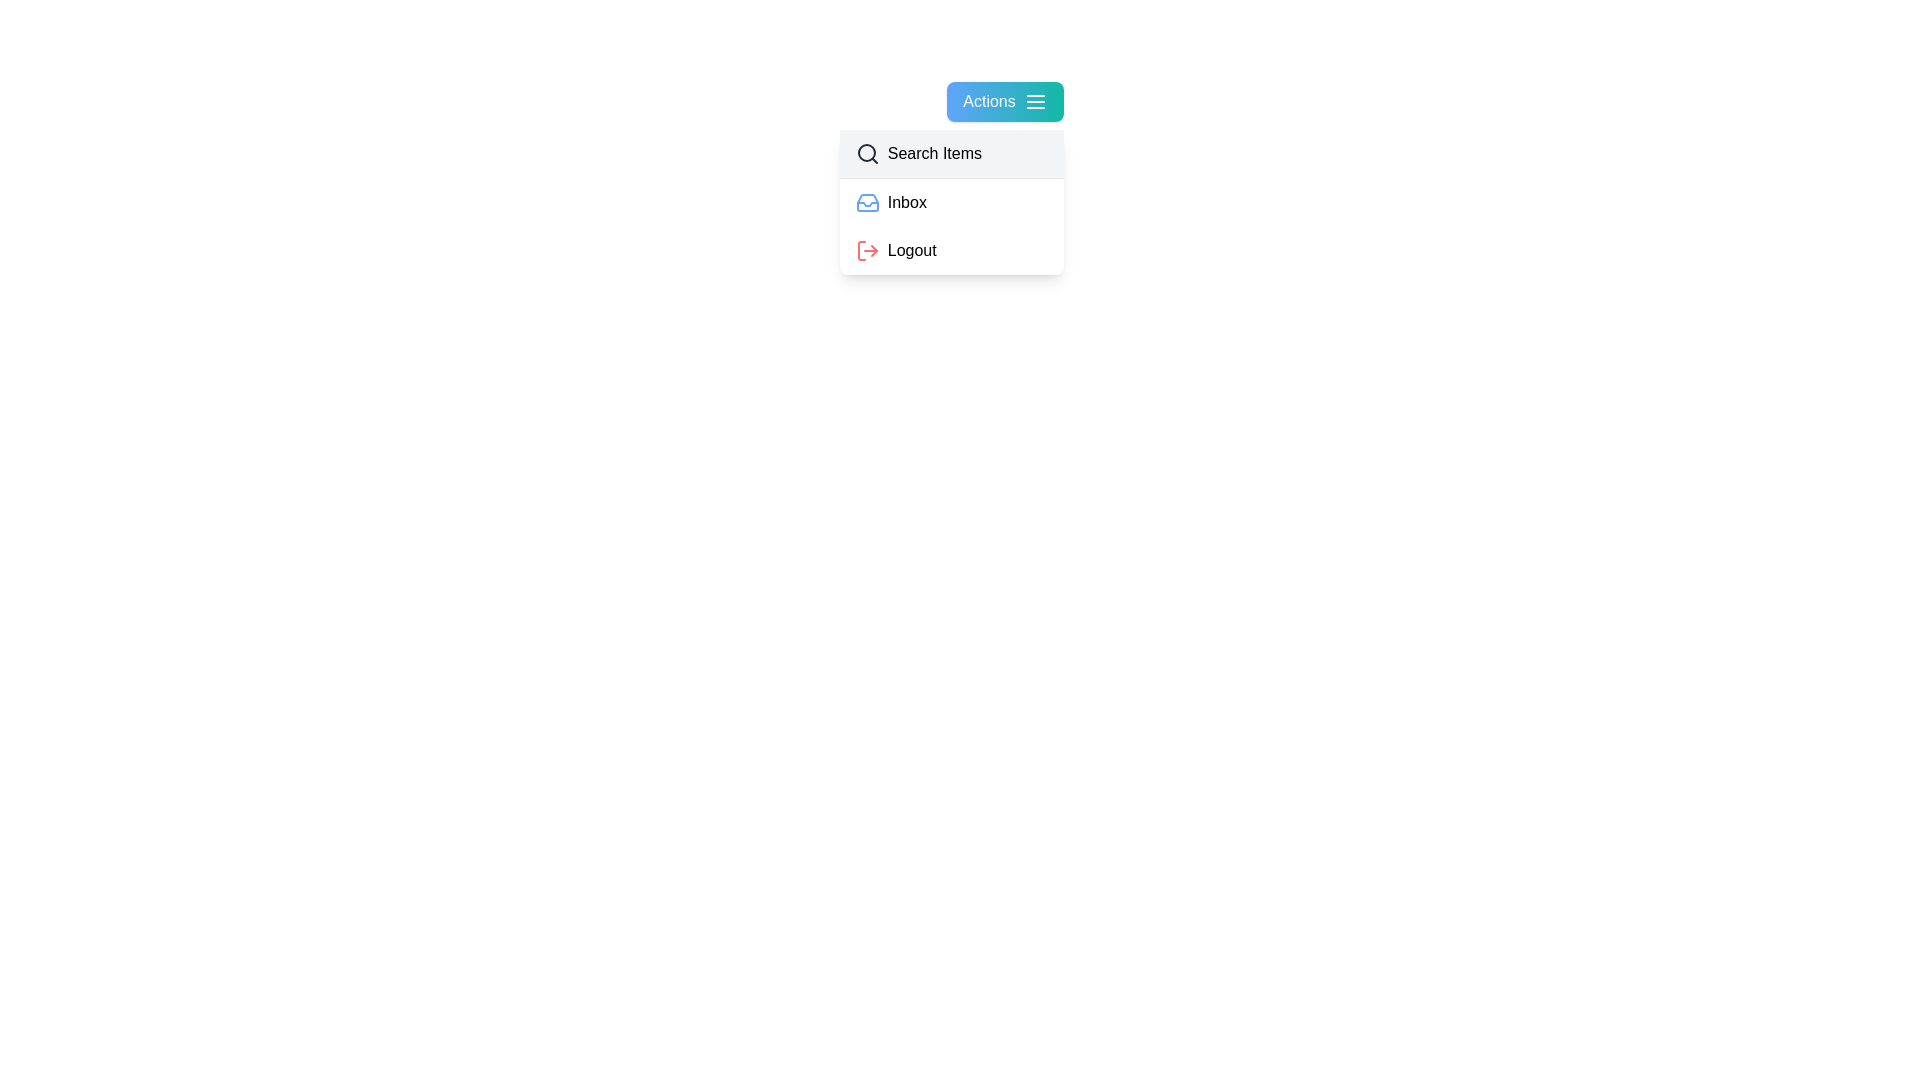 This screenshot has height=1080, width=1920. Describe the element at coordinates (1005, 101) in the screenshot. I see `the 'Actions' button to toggle the menu` at that location.